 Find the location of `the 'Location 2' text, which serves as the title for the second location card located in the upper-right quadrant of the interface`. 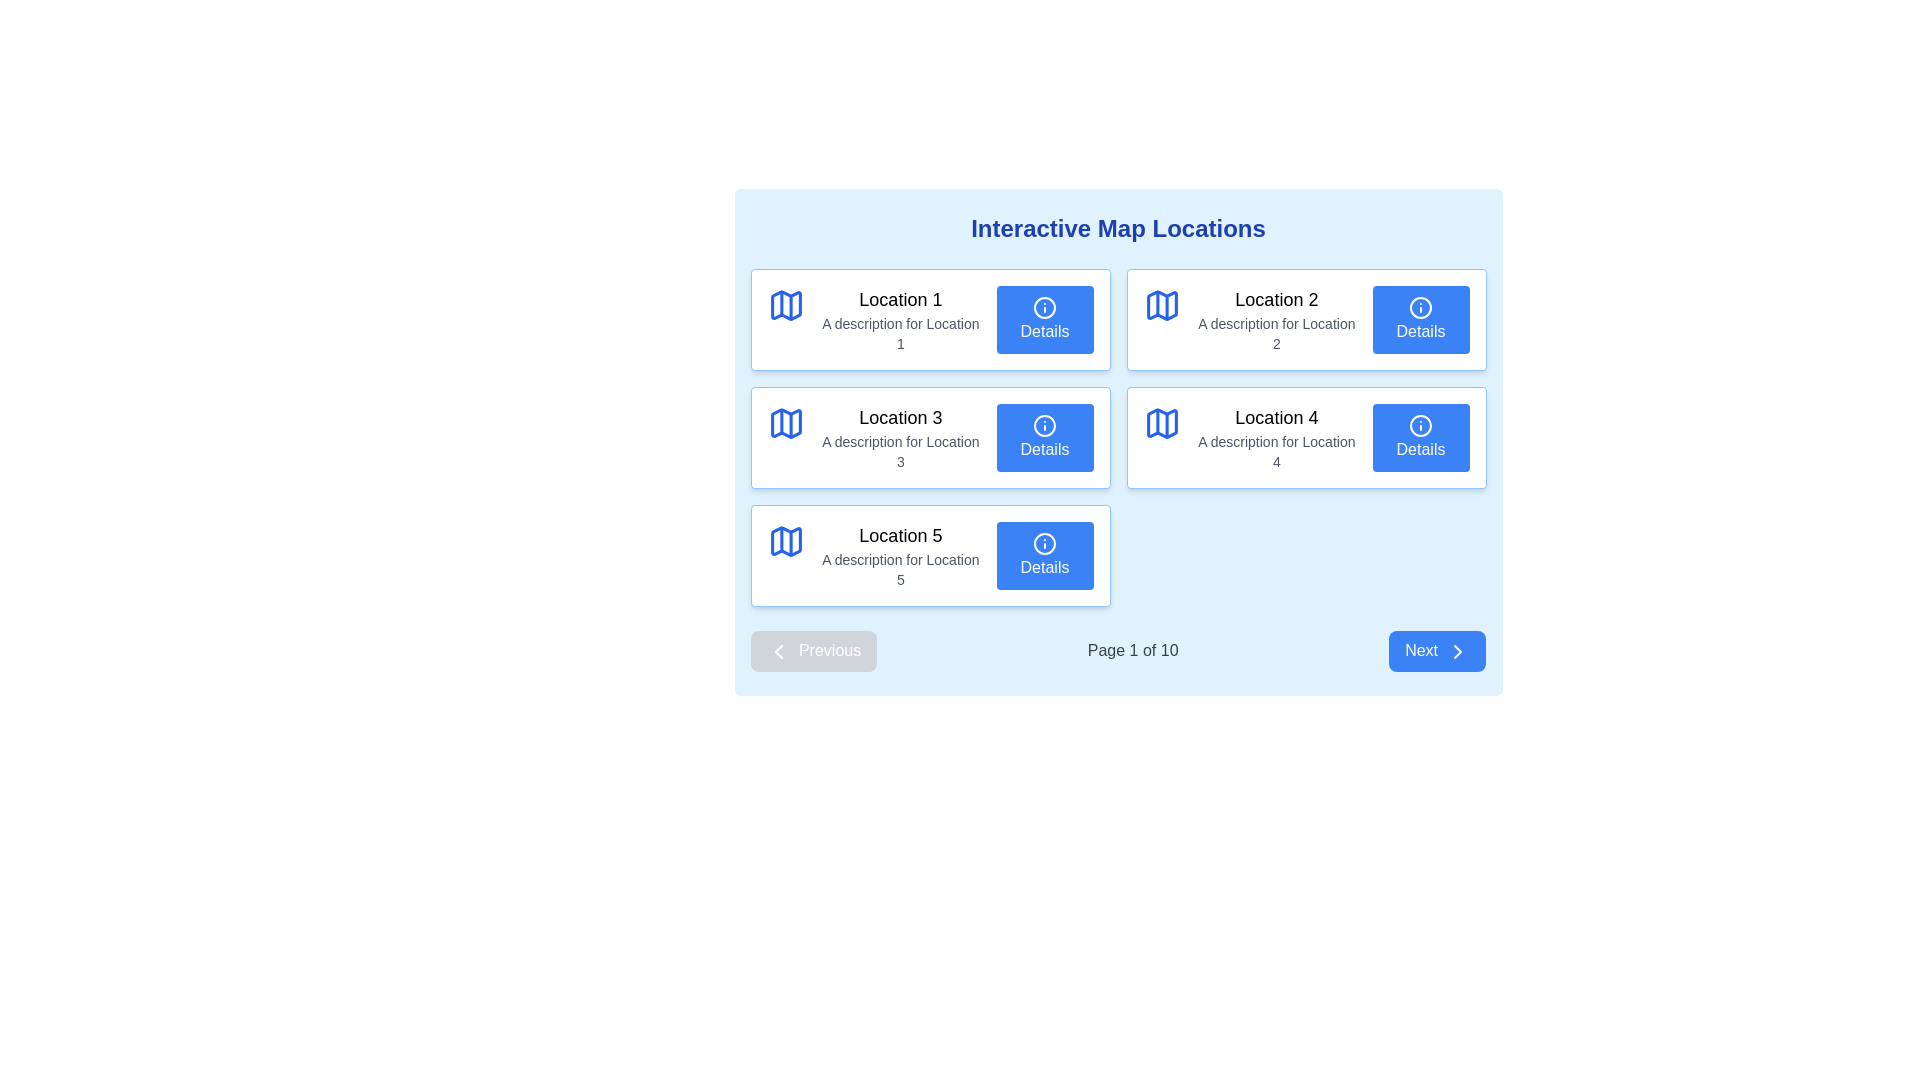

the 'Location 2' text, which serves as the title for the second location card located in the upper-right quadrant of the interface is located at coordinates (1275, 300).